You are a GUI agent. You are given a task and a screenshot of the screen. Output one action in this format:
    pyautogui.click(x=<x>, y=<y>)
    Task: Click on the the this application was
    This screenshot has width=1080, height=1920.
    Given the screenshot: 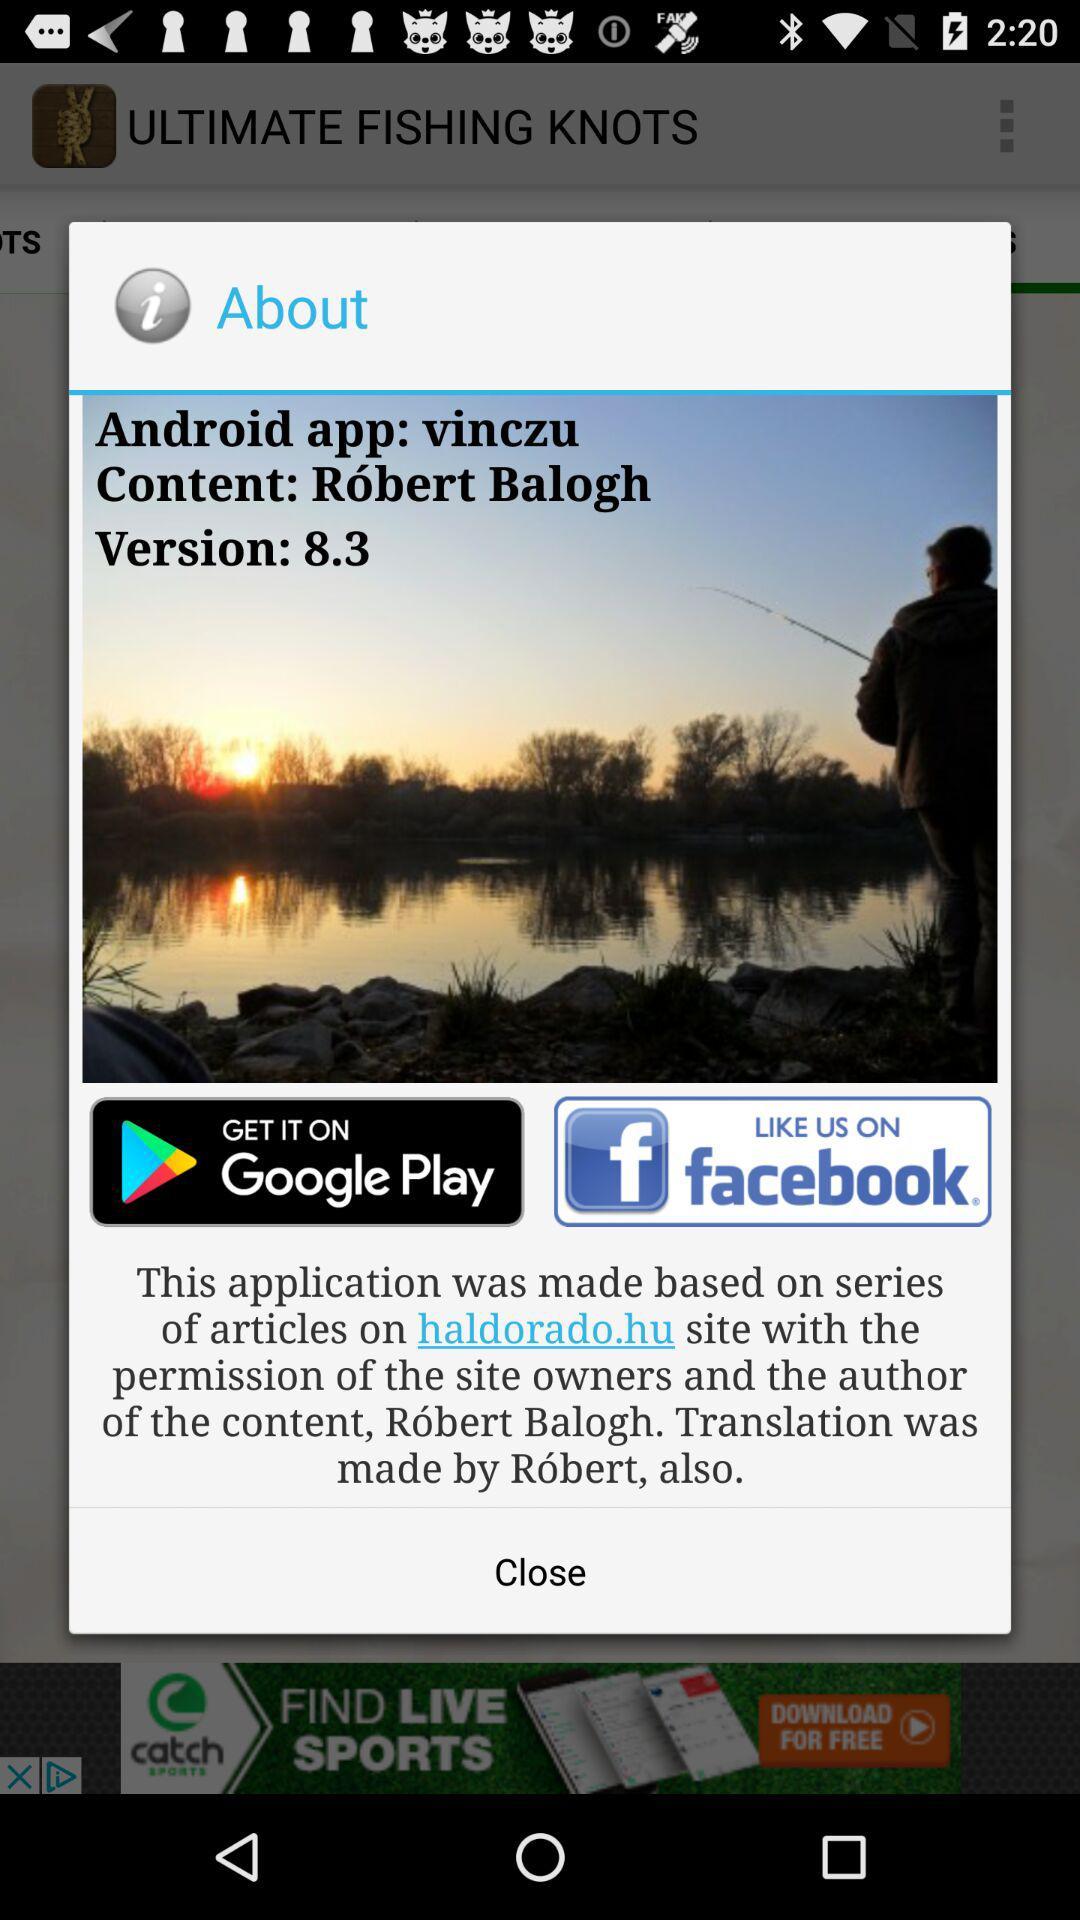 What is the action you would take?
    pyautogui.click(x=540, y=1372)
    